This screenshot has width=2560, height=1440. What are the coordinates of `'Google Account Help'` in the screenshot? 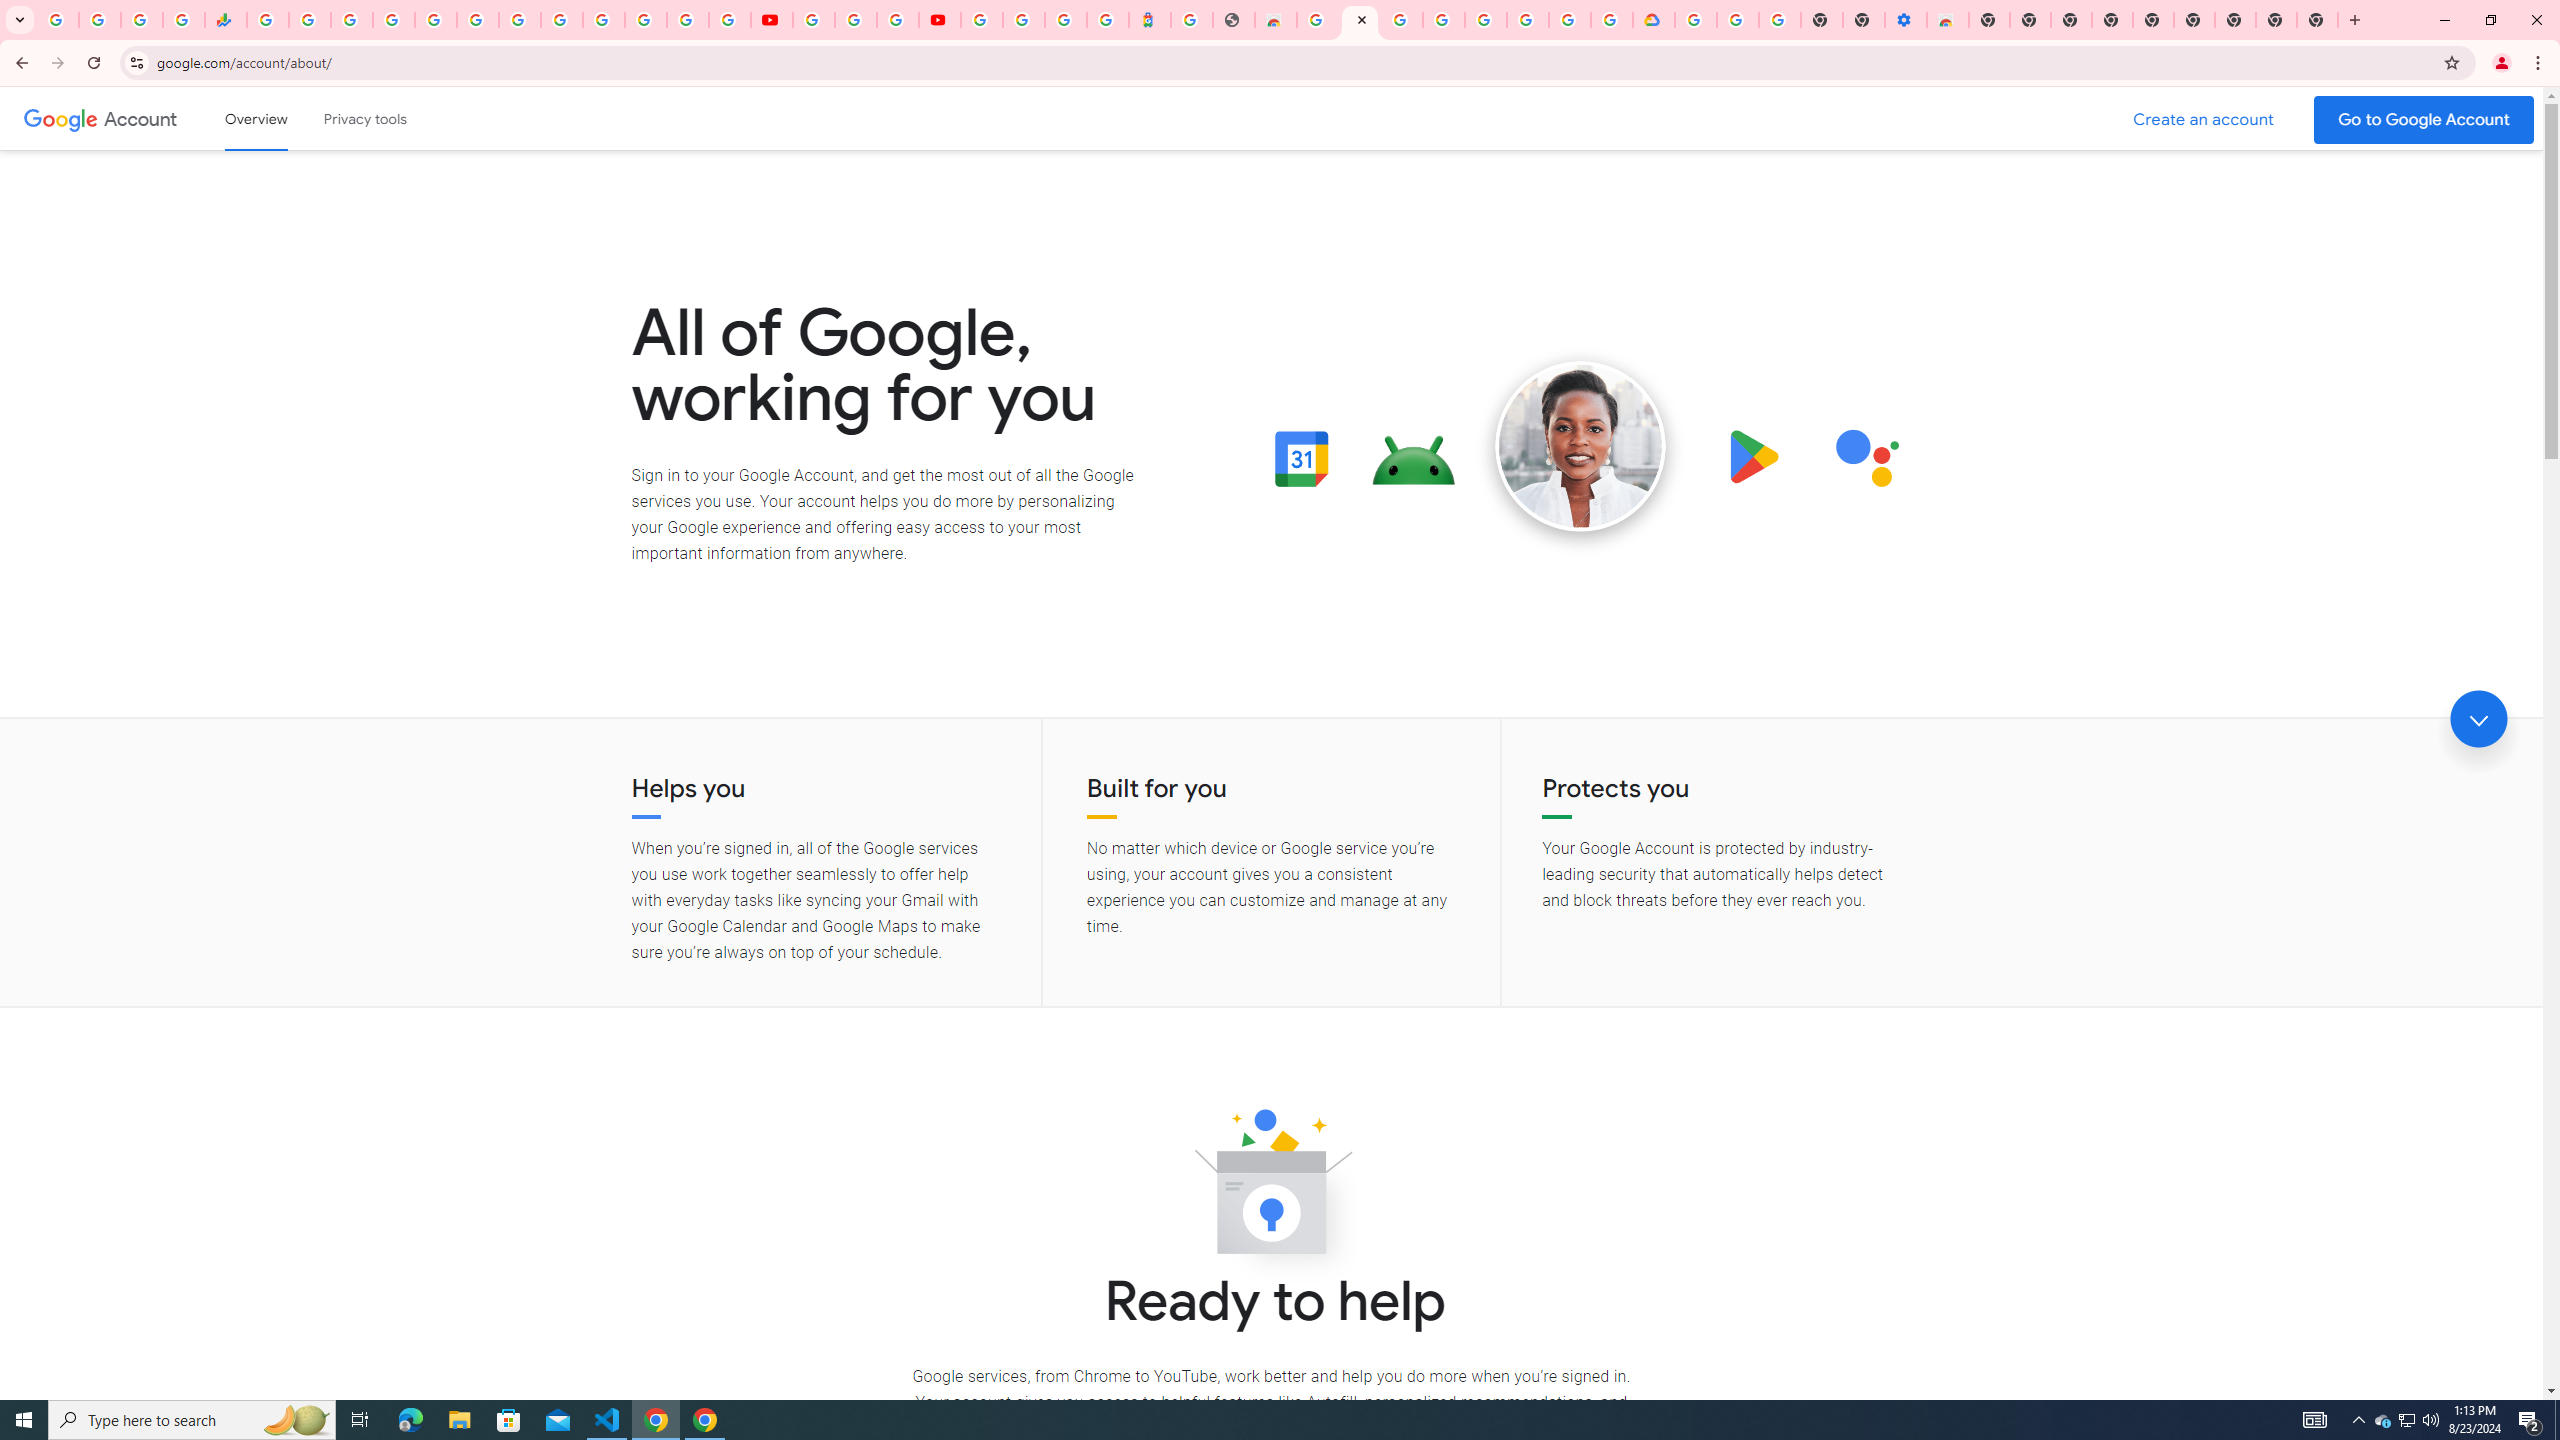 It's located at (856, 19).